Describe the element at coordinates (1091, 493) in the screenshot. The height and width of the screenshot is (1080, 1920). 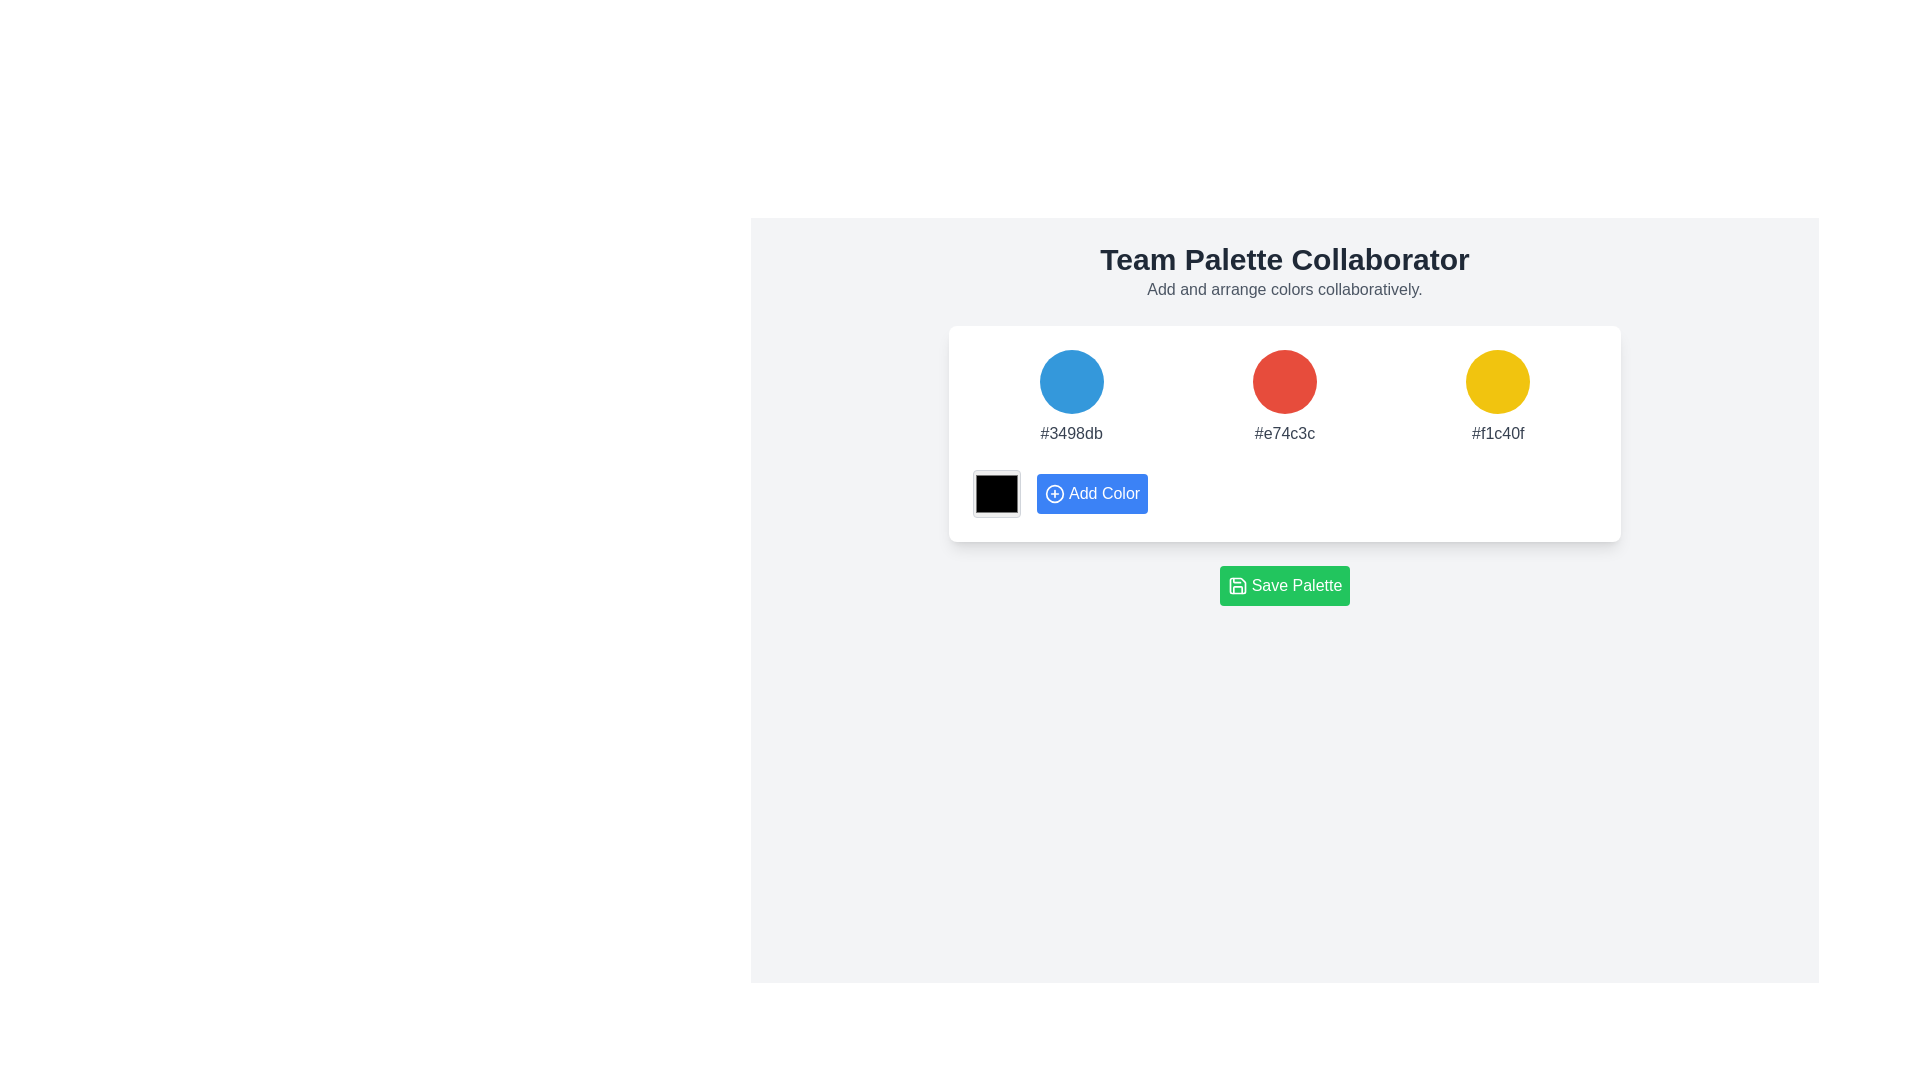
I see `the 'Add Color' button, which is a rectangular button with a blue background and white text, located below a black square color box` at that location.